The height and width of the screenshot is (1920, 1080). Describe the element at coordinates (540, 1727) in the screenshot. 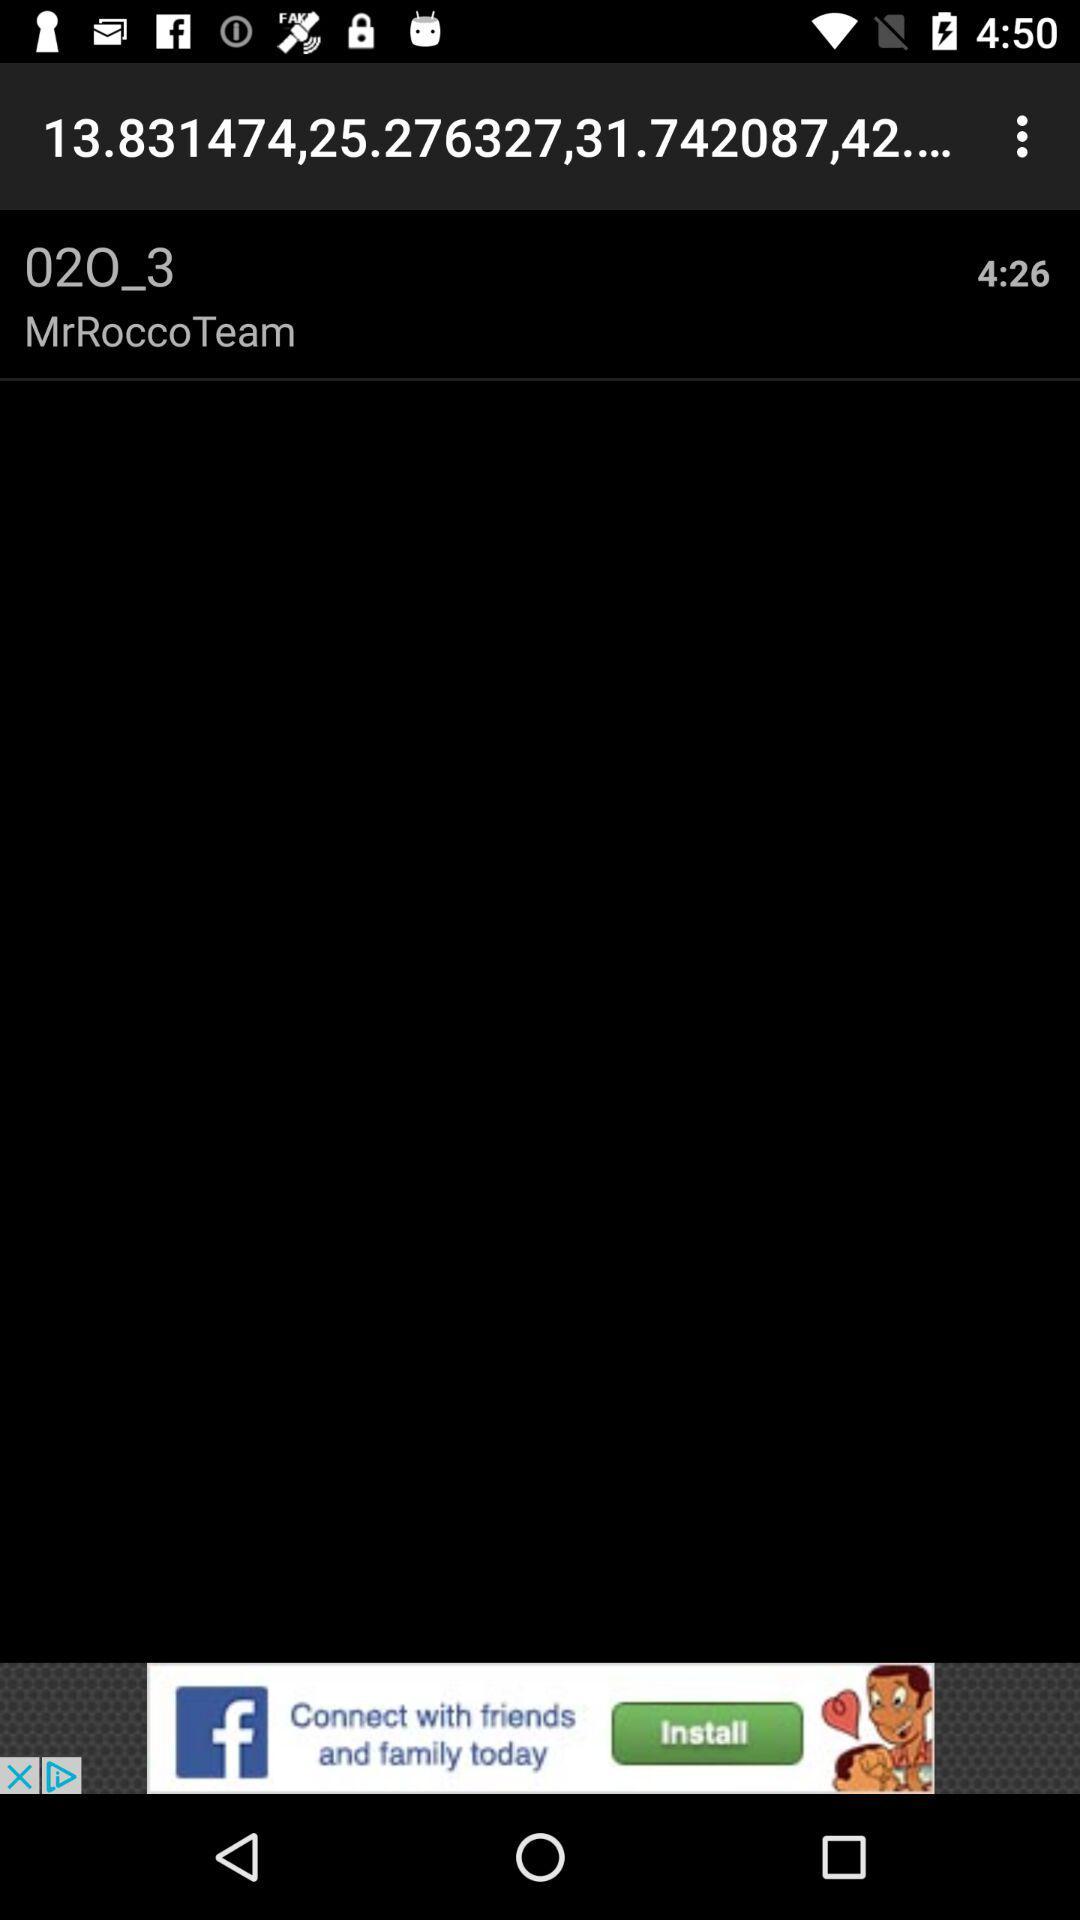

I see `open advertisement` at that location.